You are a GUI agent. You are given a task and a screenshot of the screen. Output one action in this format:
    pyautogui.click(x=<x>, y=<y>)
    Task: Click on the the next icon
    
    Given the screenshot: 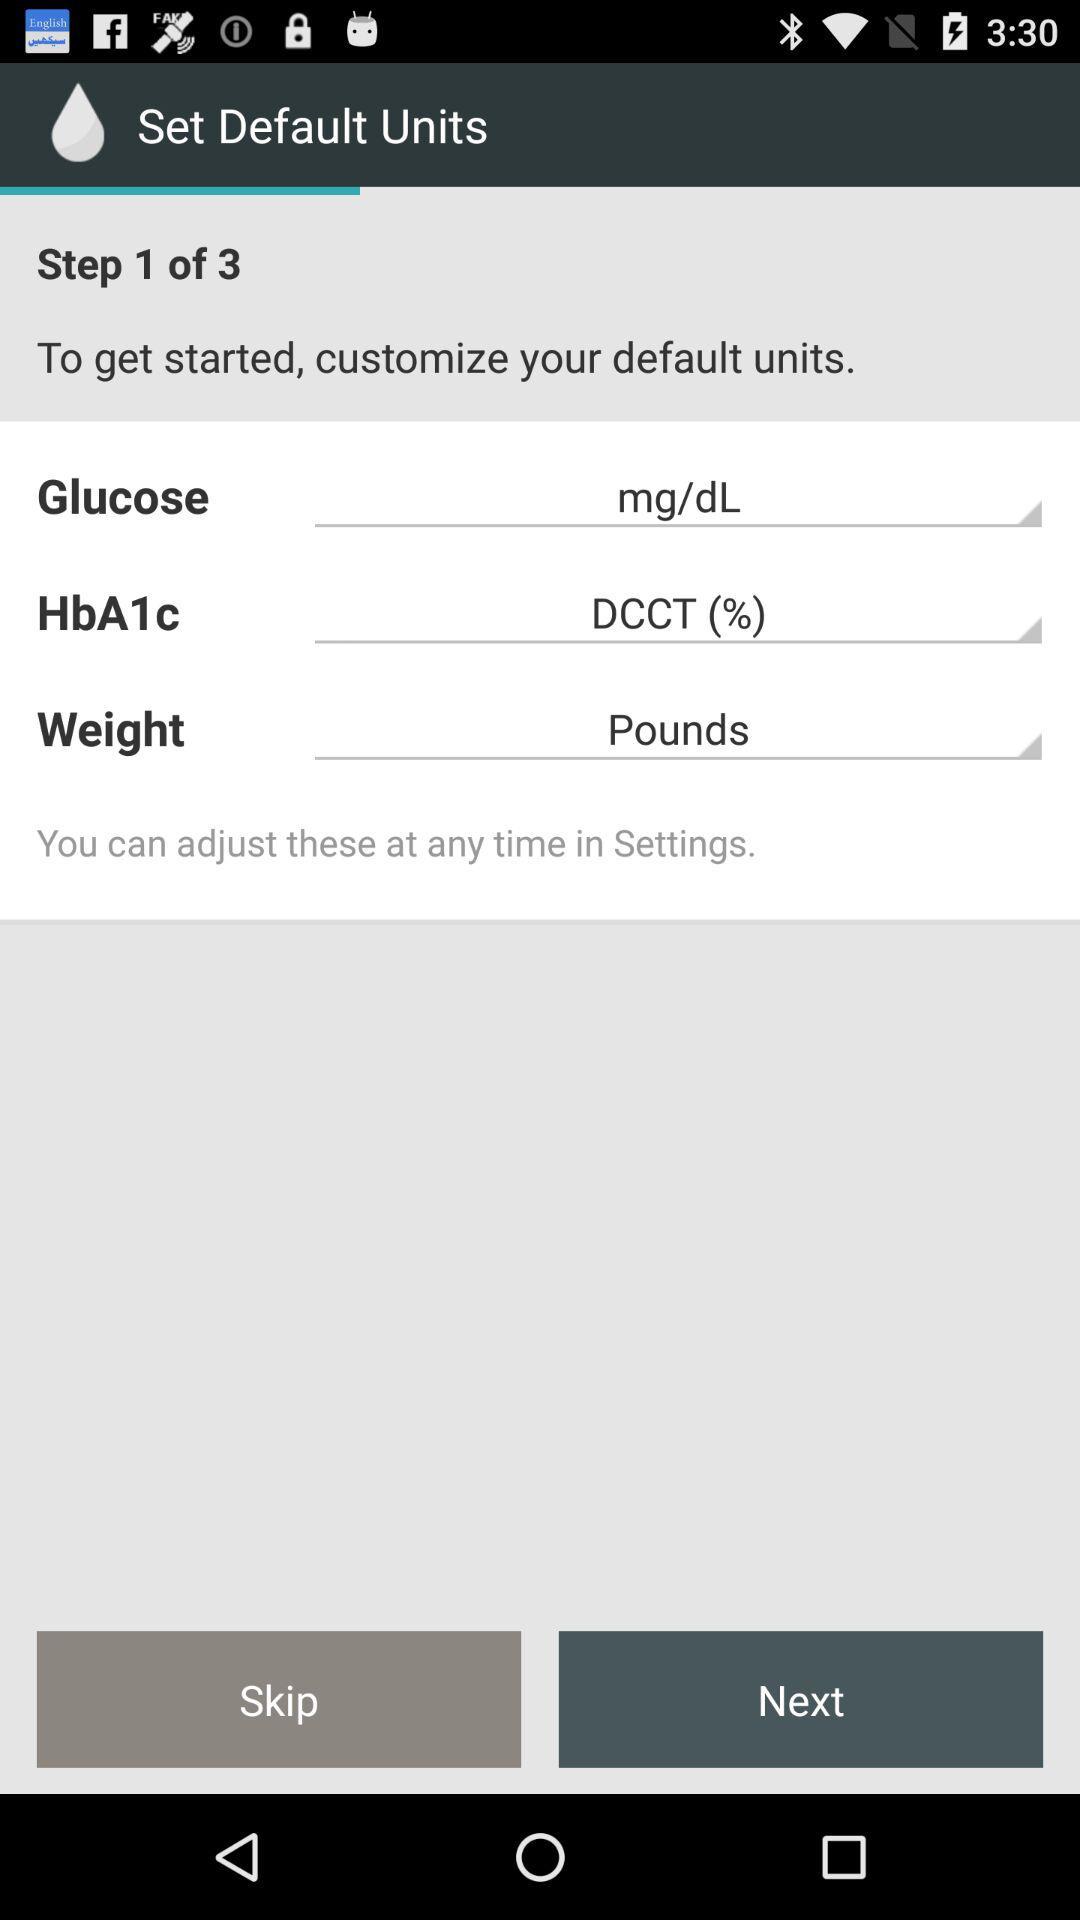 What is the action you would take?
    pyautogui.click(x=800, y=1698)
    